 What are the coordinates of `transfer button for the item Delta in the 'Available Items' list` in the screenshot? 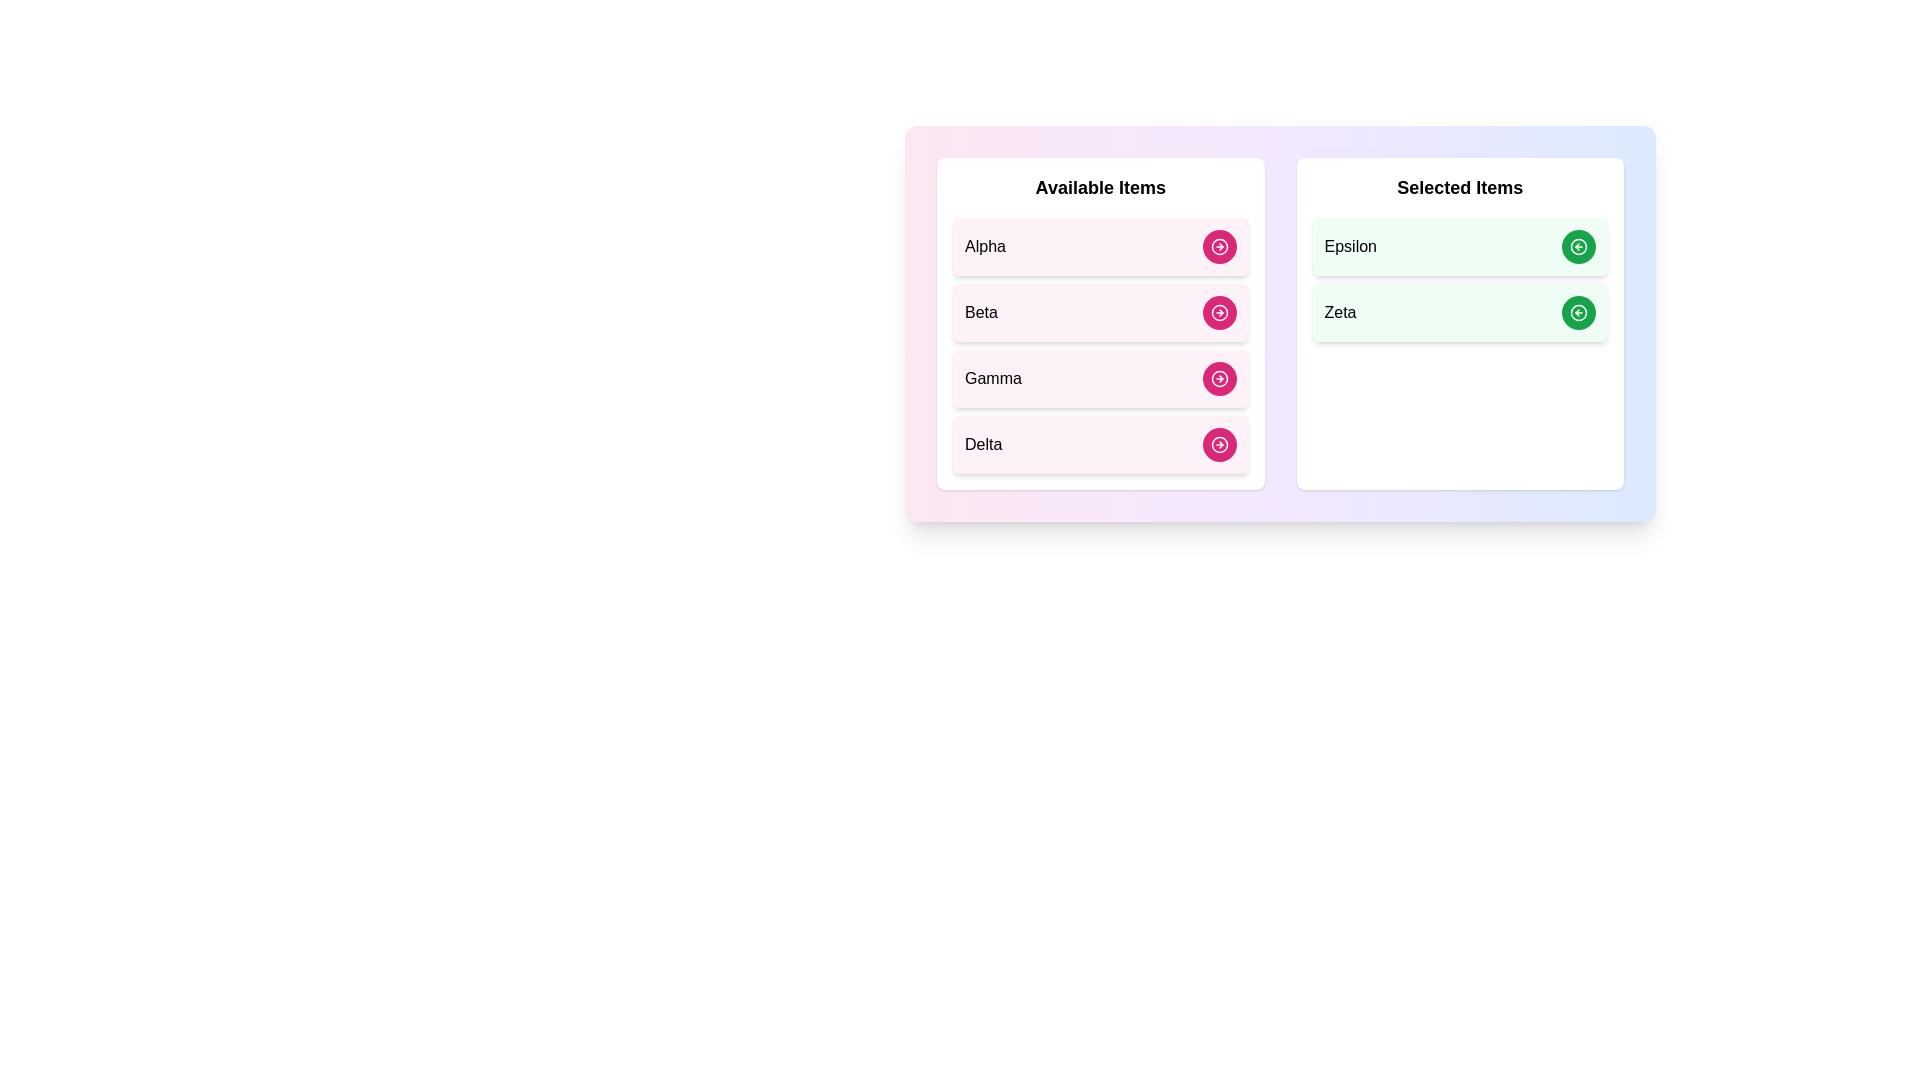 It's located at (1218, 443).